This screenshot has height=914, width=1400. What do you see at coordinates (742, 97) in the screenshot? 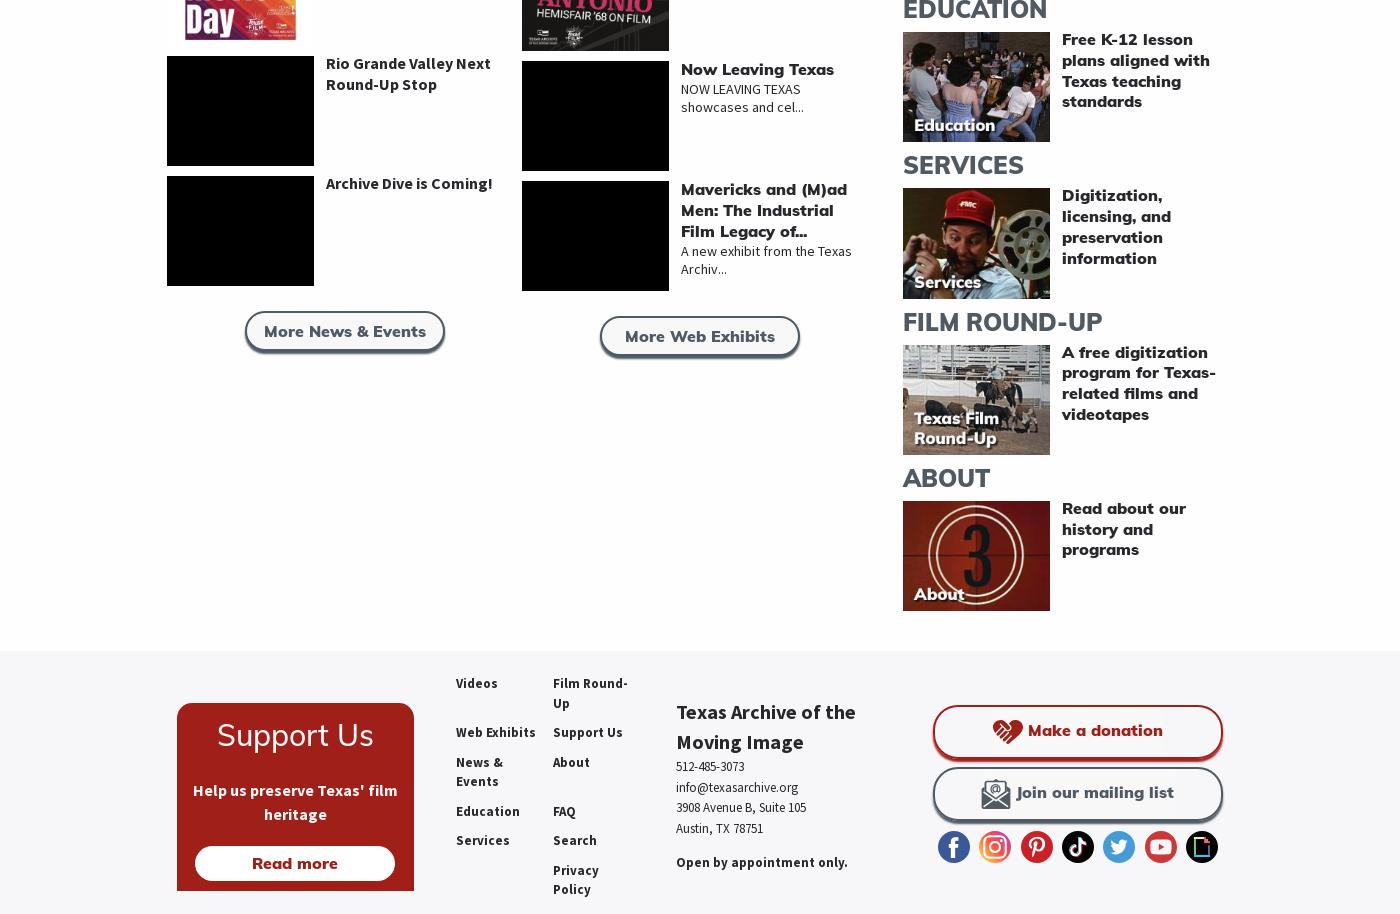
I see `'NOW LEAVING TEXAS showcases and cel...'` at bounding box center [742, 97].